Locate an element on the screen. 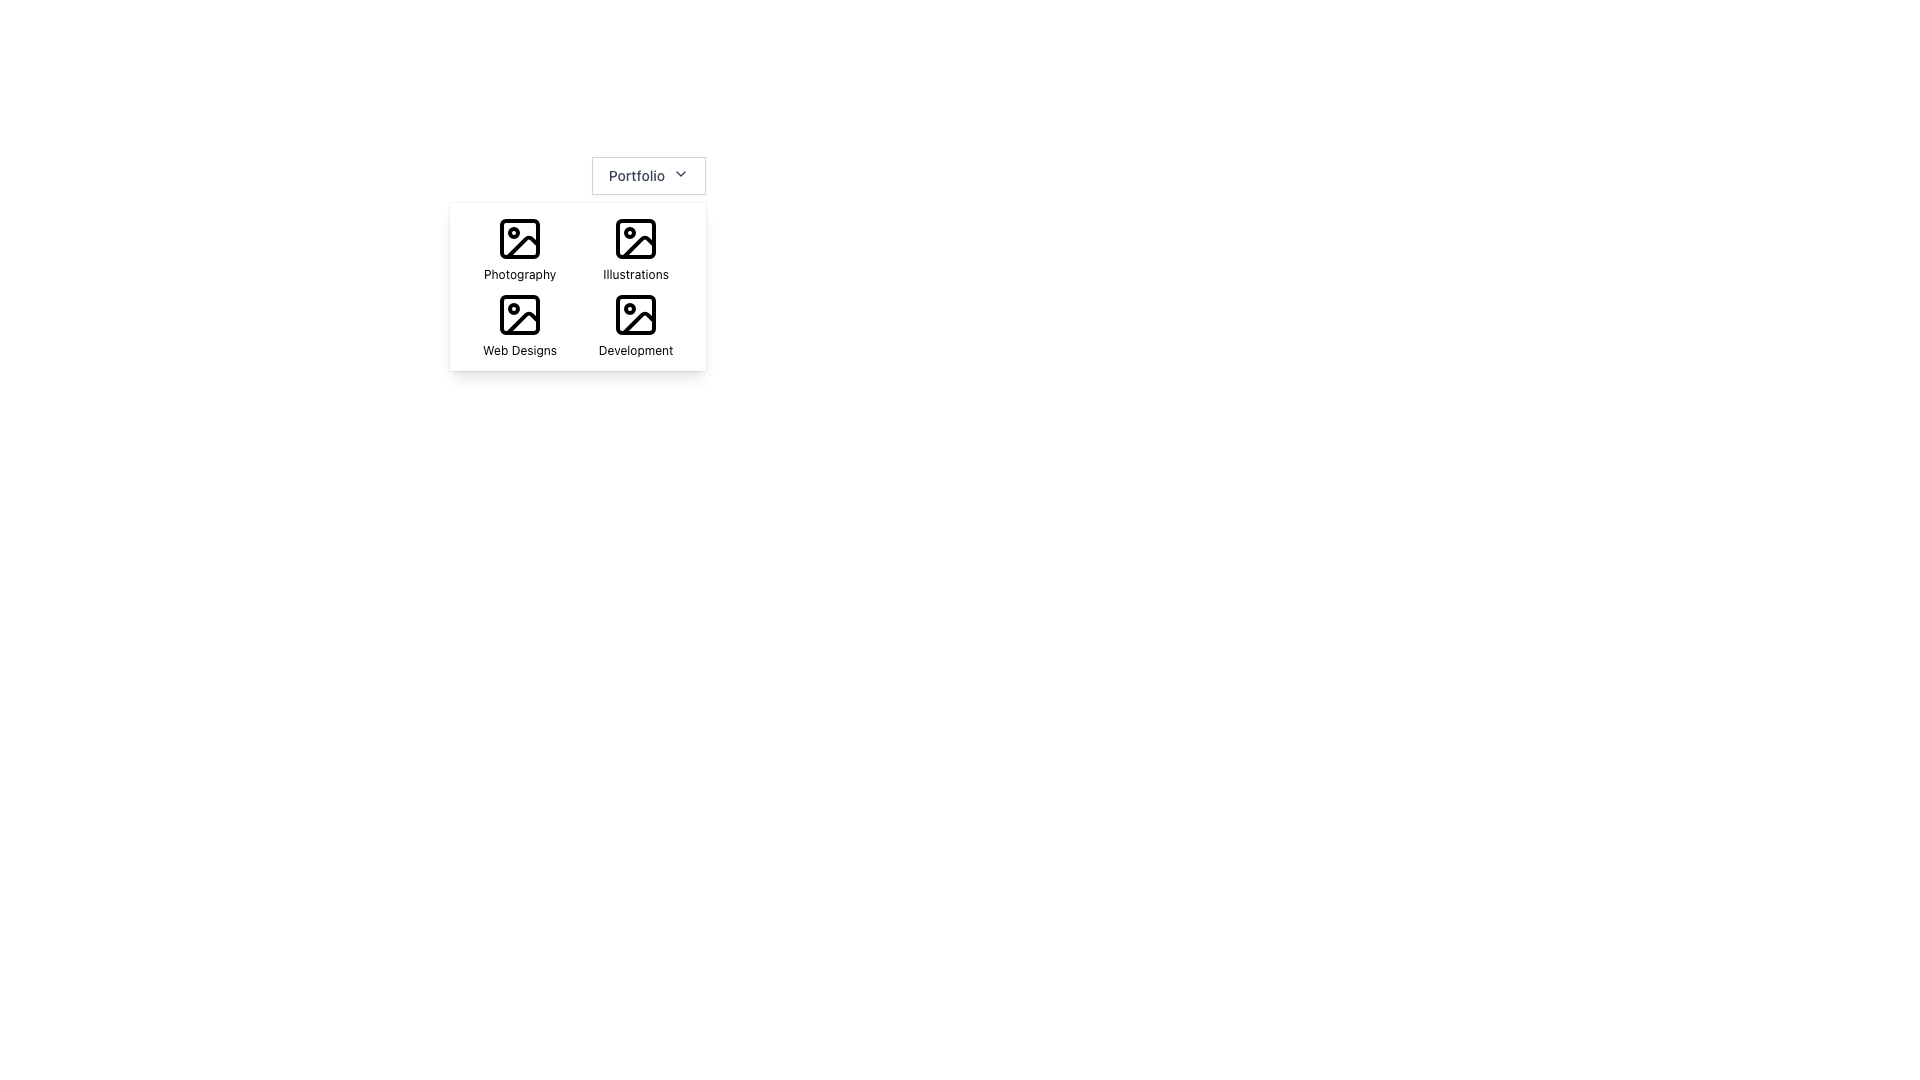  the 'Illustrations' icon located in the upper-right corner of the 2x2 icon grid under the label 'Portfolio' is located at coordinates (634, 238).